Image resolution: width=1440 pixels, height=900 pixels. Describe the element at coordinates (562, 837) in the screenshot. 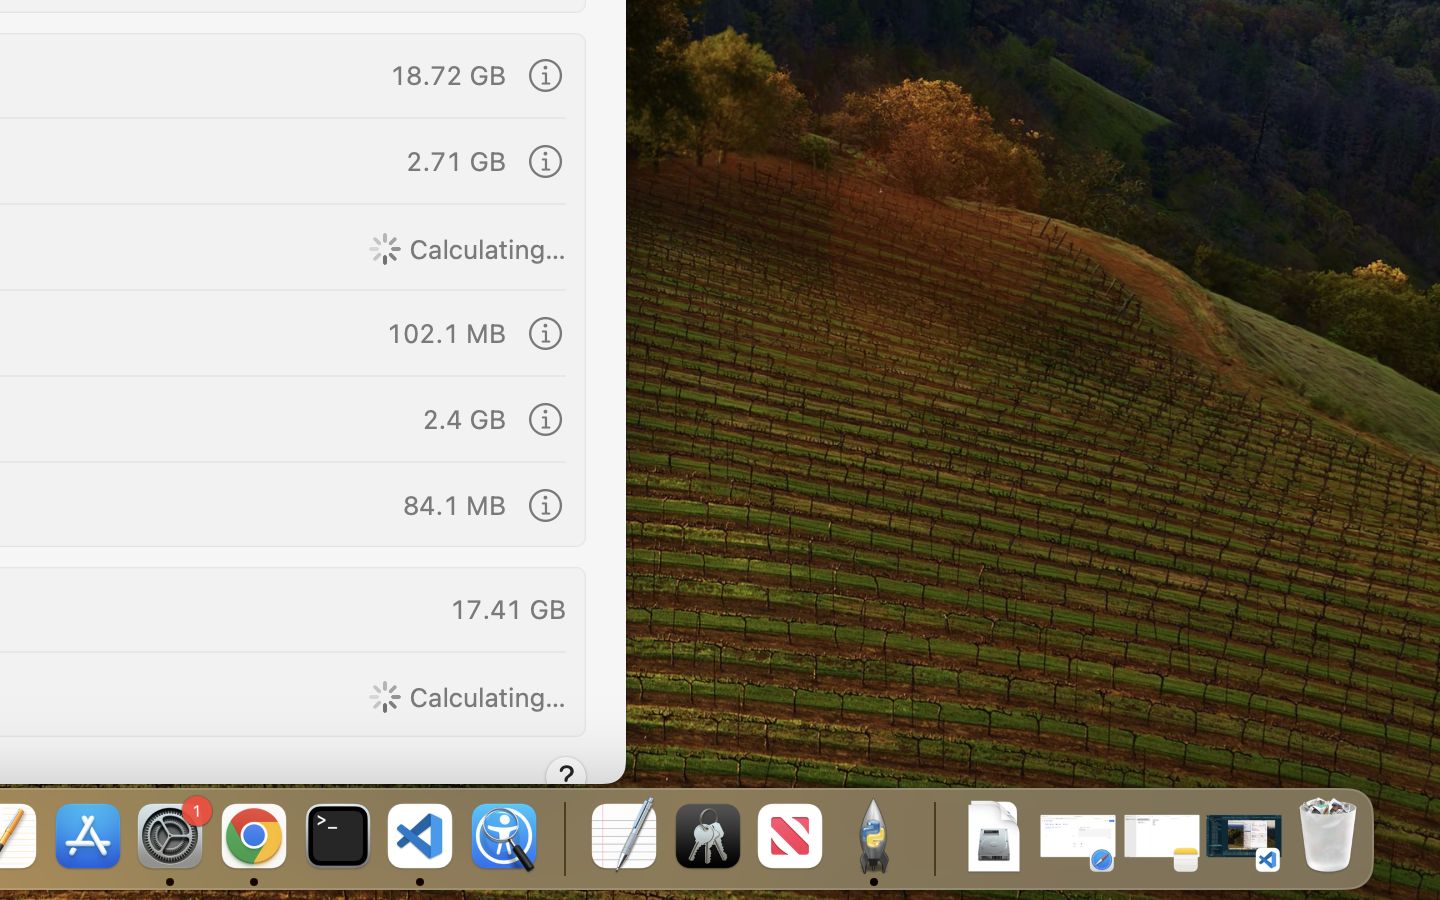

I see `'0.4285714328289032'` at that location.